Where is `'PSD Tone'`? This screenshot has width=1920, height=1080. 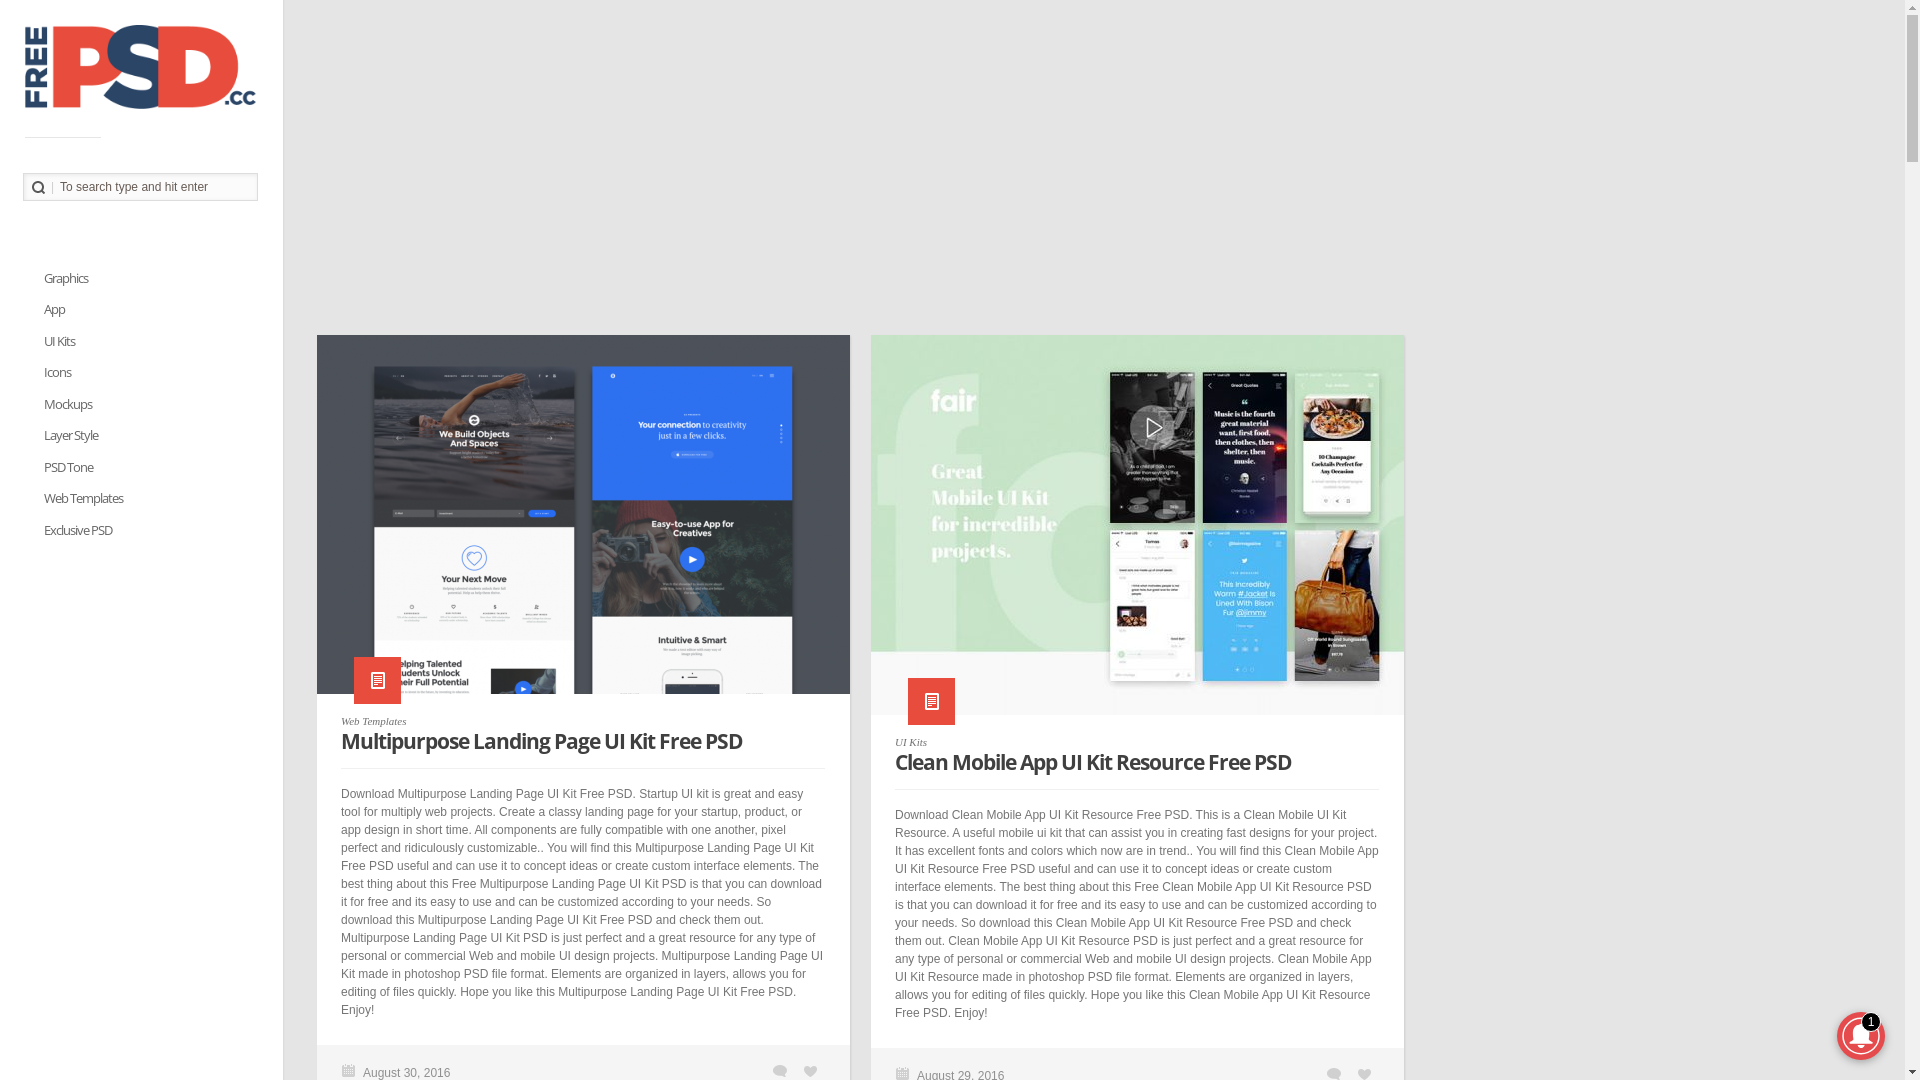
'PSD Tone' is located at coordinates (23, 467).